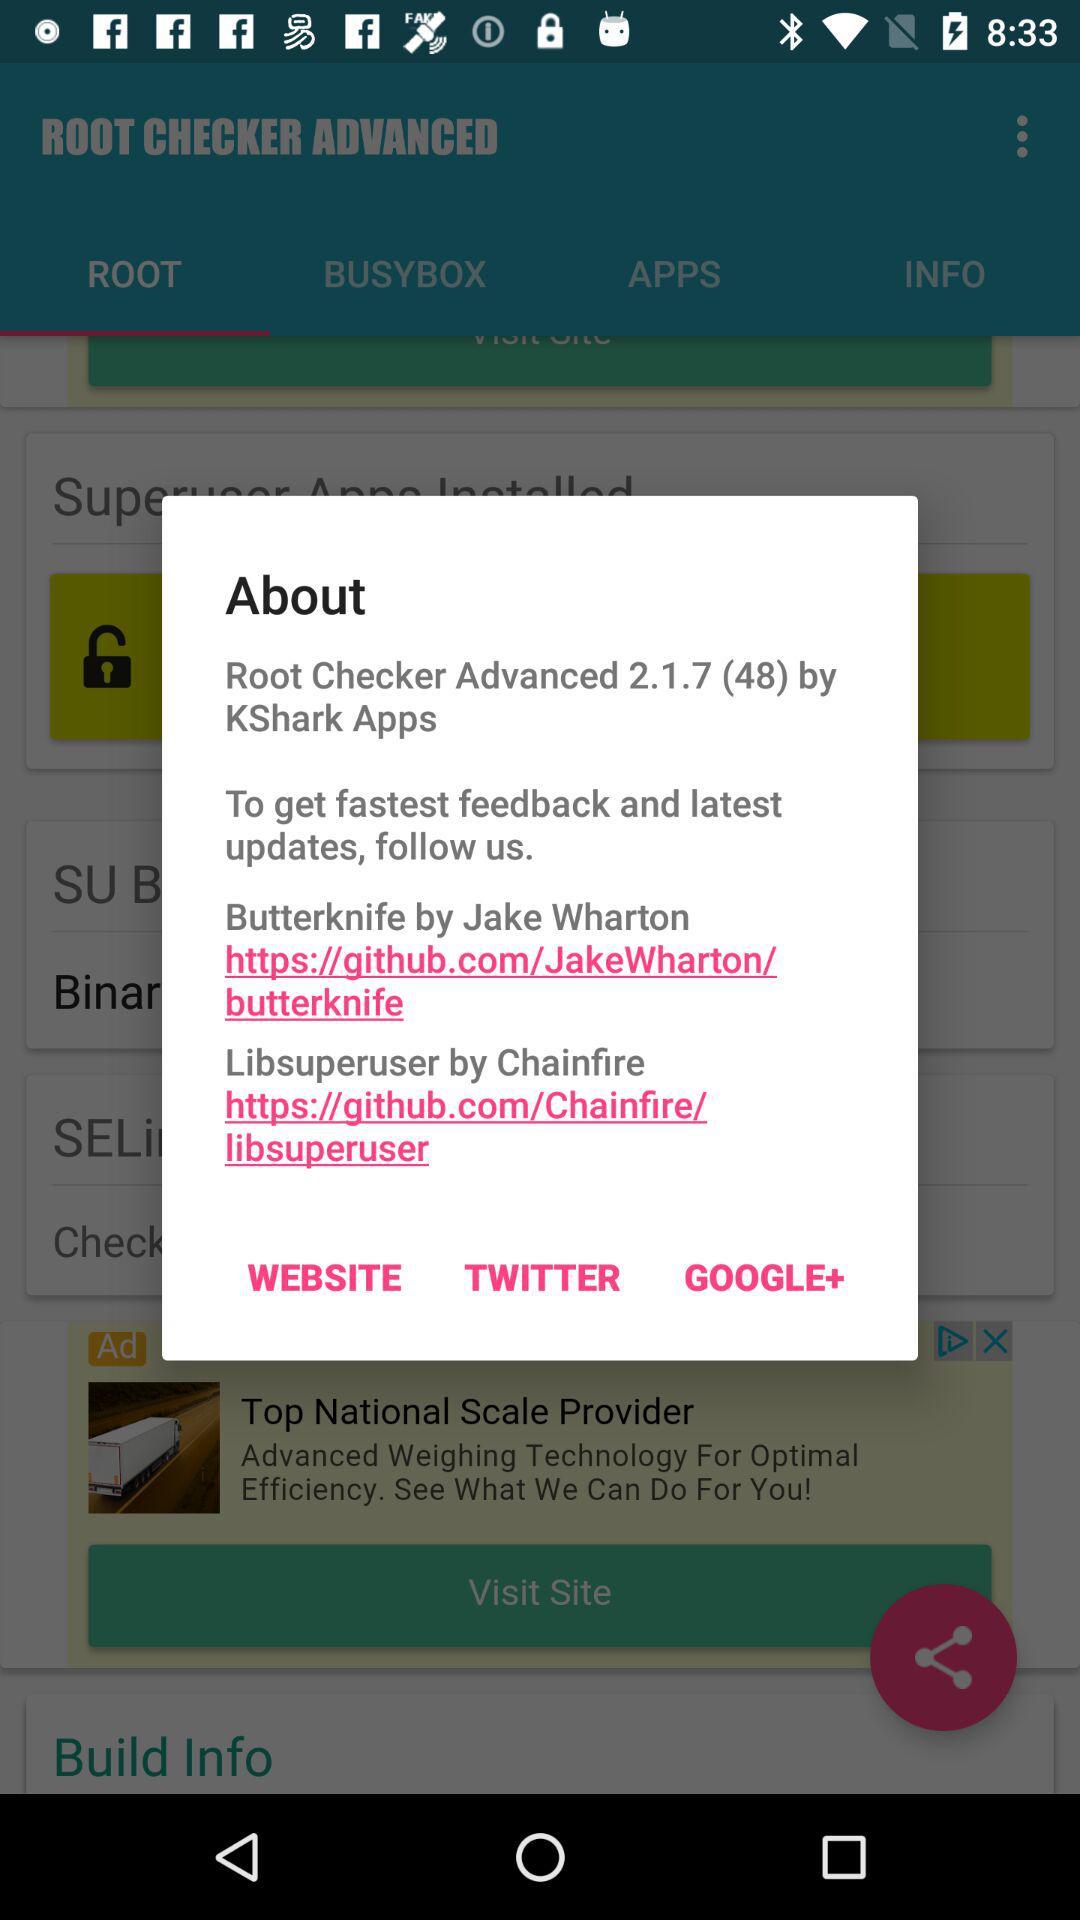  What do you see at coordinates (540, 952) in the screenshot?
I see `the icon above libsuperuser by chainfire item` at bounding box center [540, 952].